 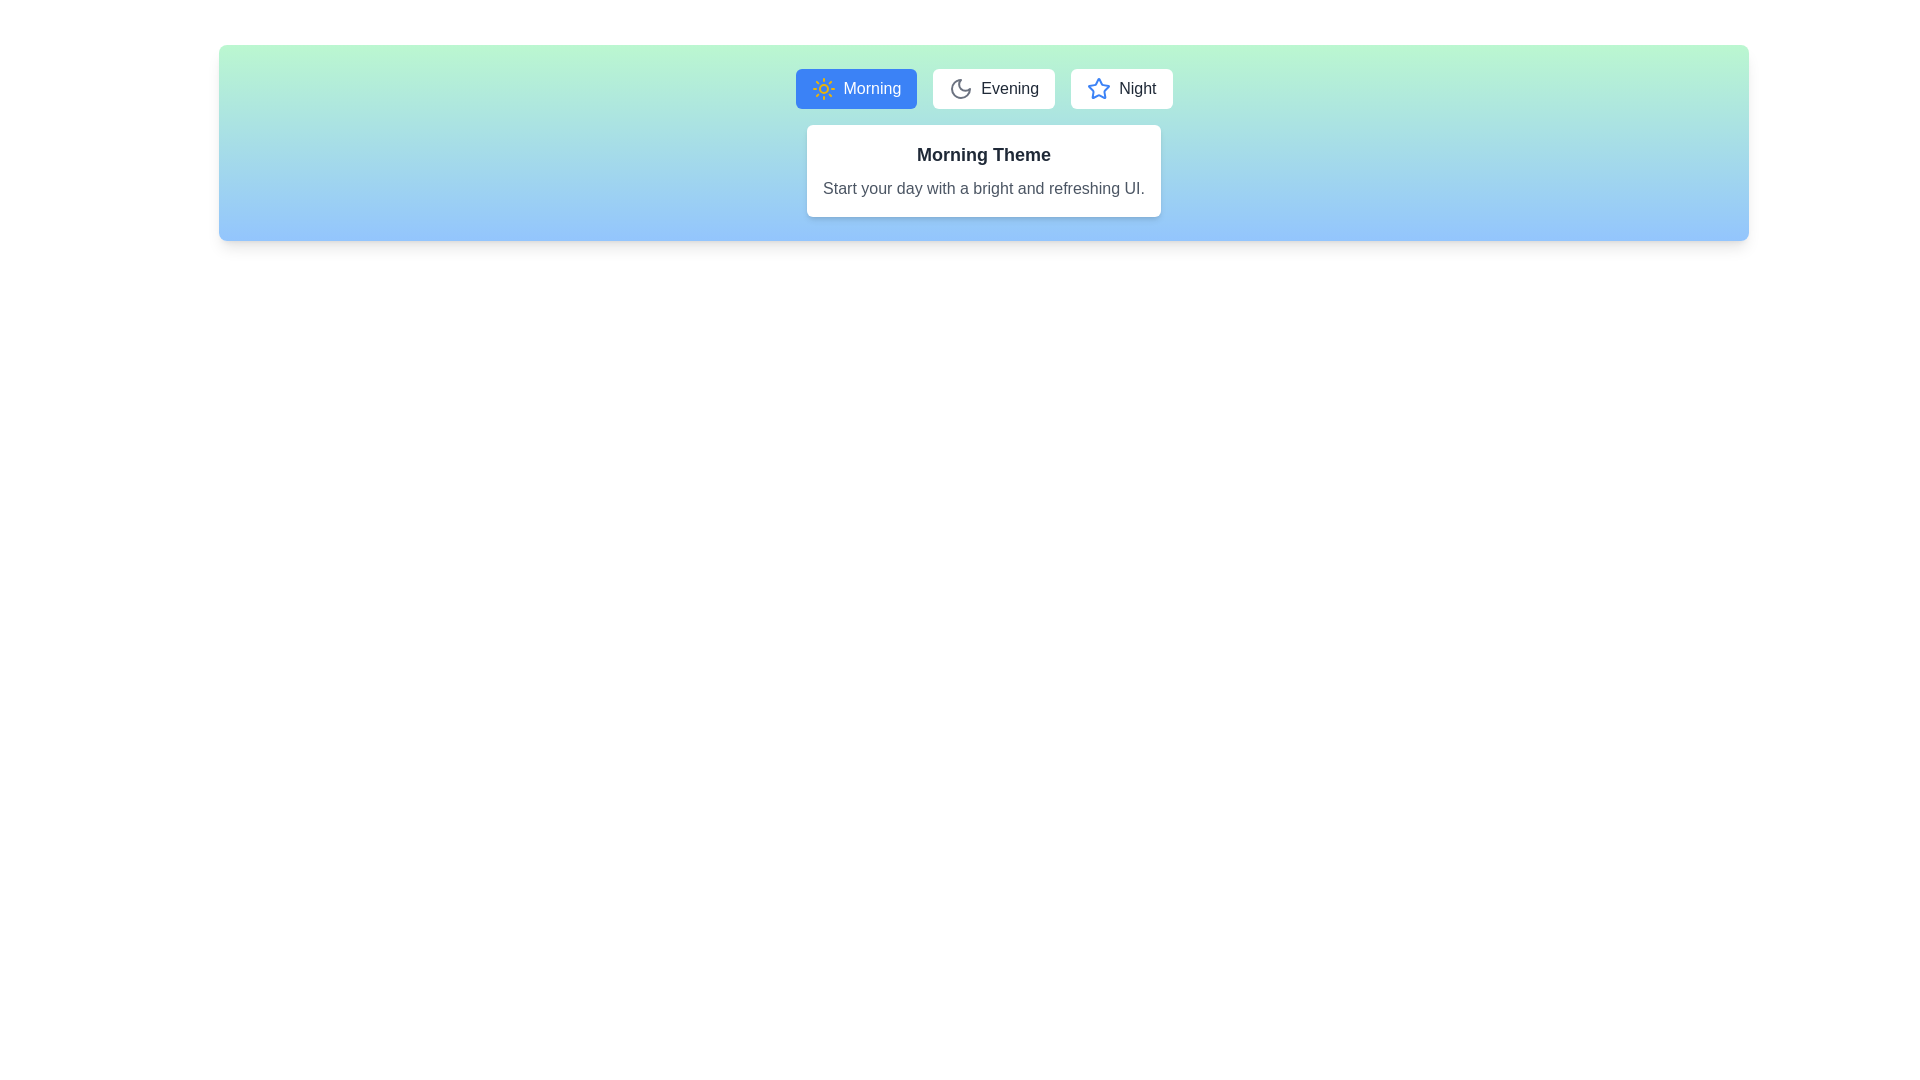 I want to click on the button labeled Evening, so click(x=994, y=87).